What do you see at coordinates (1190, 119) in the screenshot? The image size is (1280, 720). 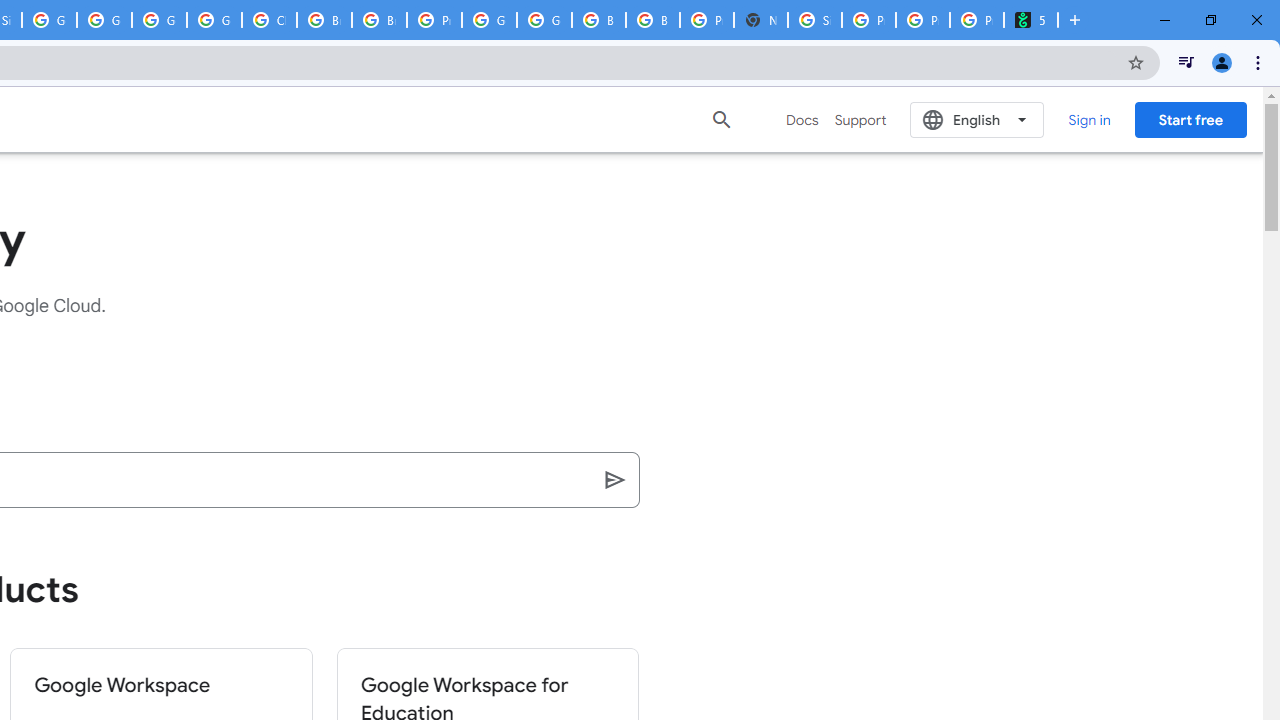 I see `'Start free'` at bounding box center [1190, 119].